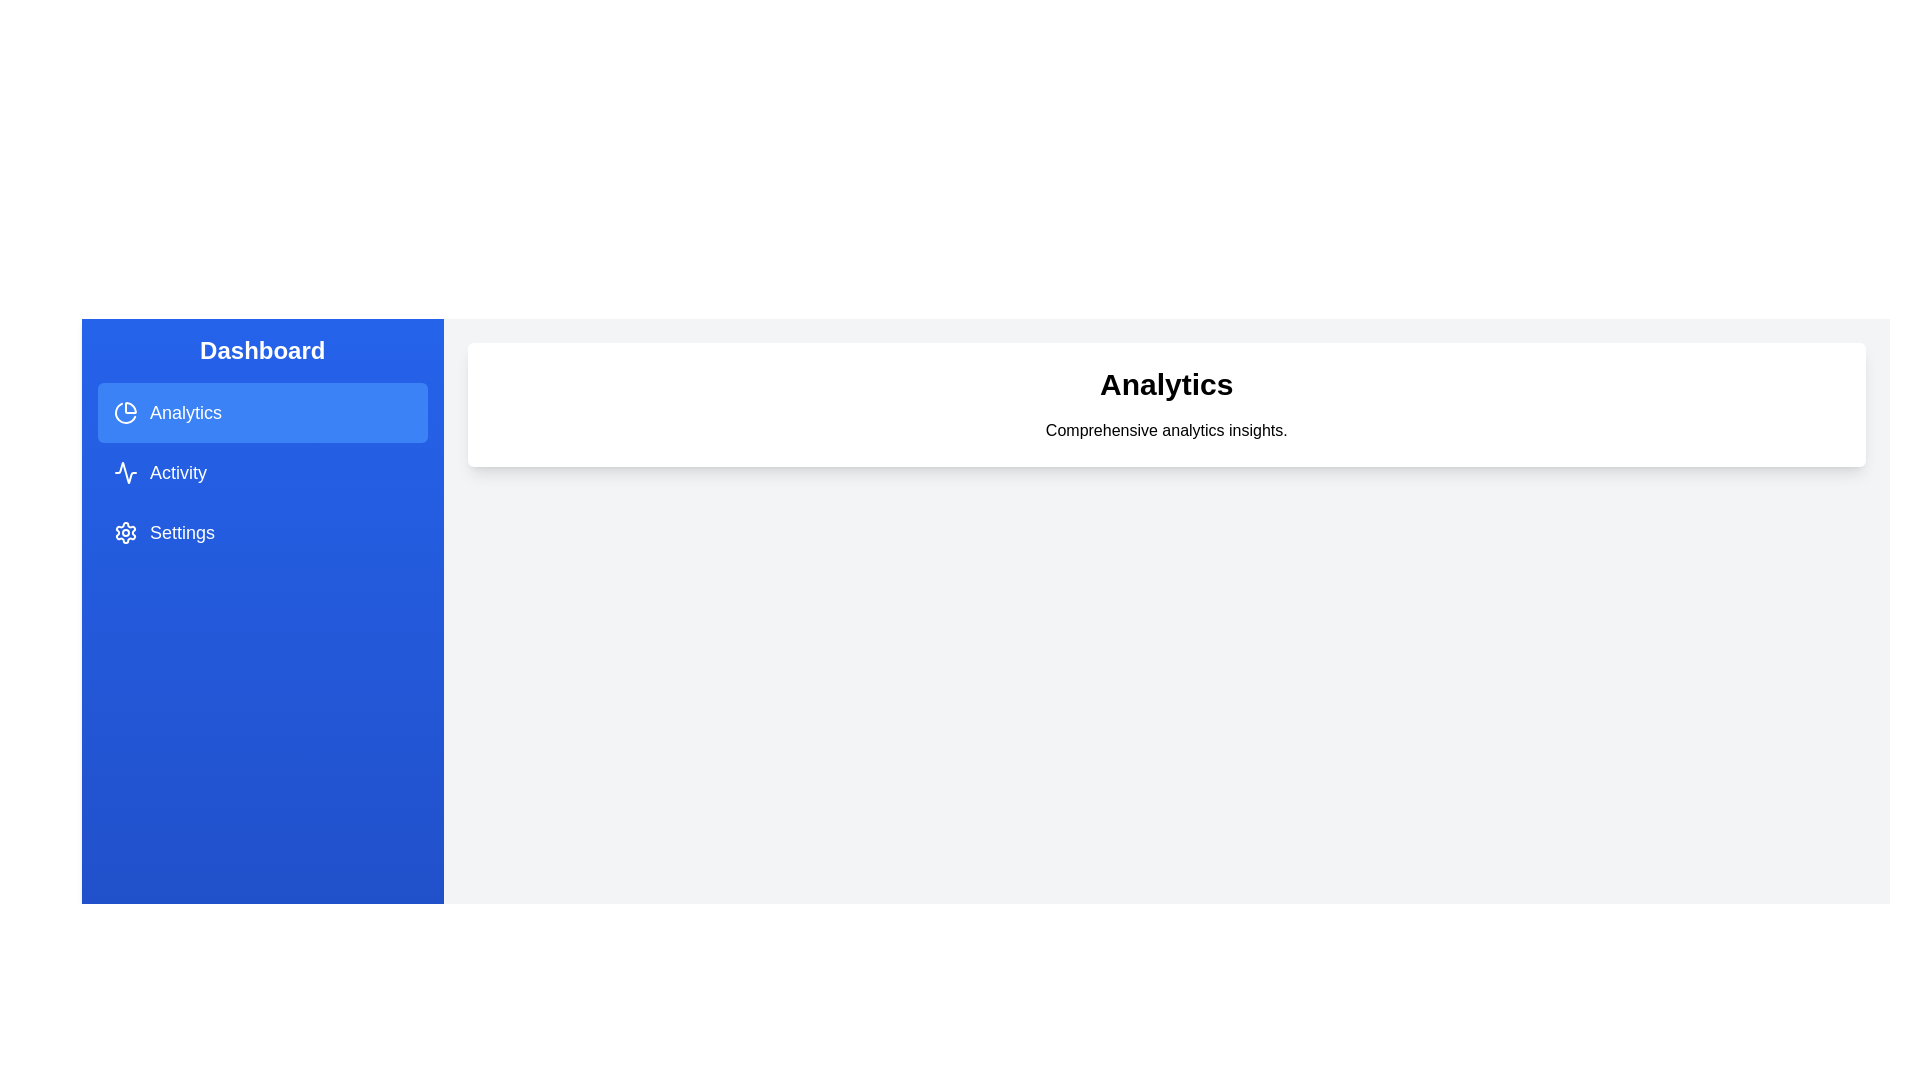 This screenshot has height=1080, width=1920. Describe the element at coordinates (124, 411) in the screenshot. I see `the pie chart icon located in the first item of the vertical navigation bar on the left-hand side of the interface` at that location.